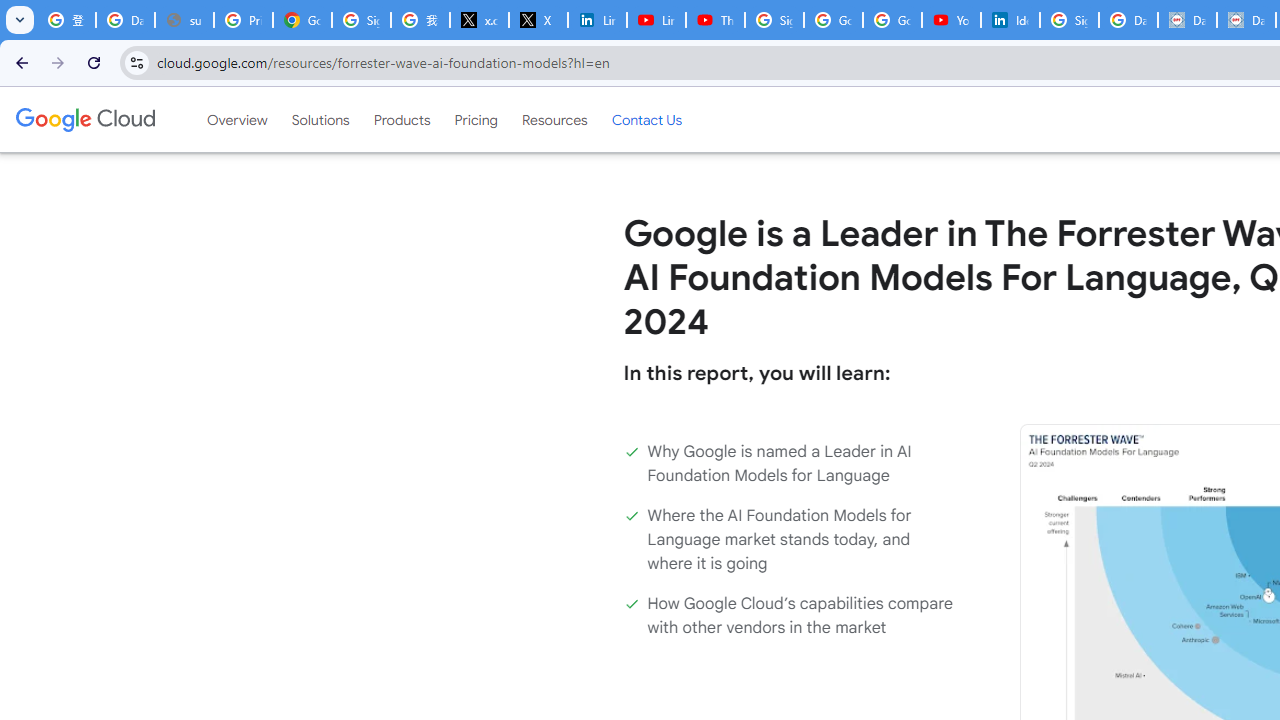 The image size is (1280, 720). I want to click on 'Contact Us', so click(647, 119).